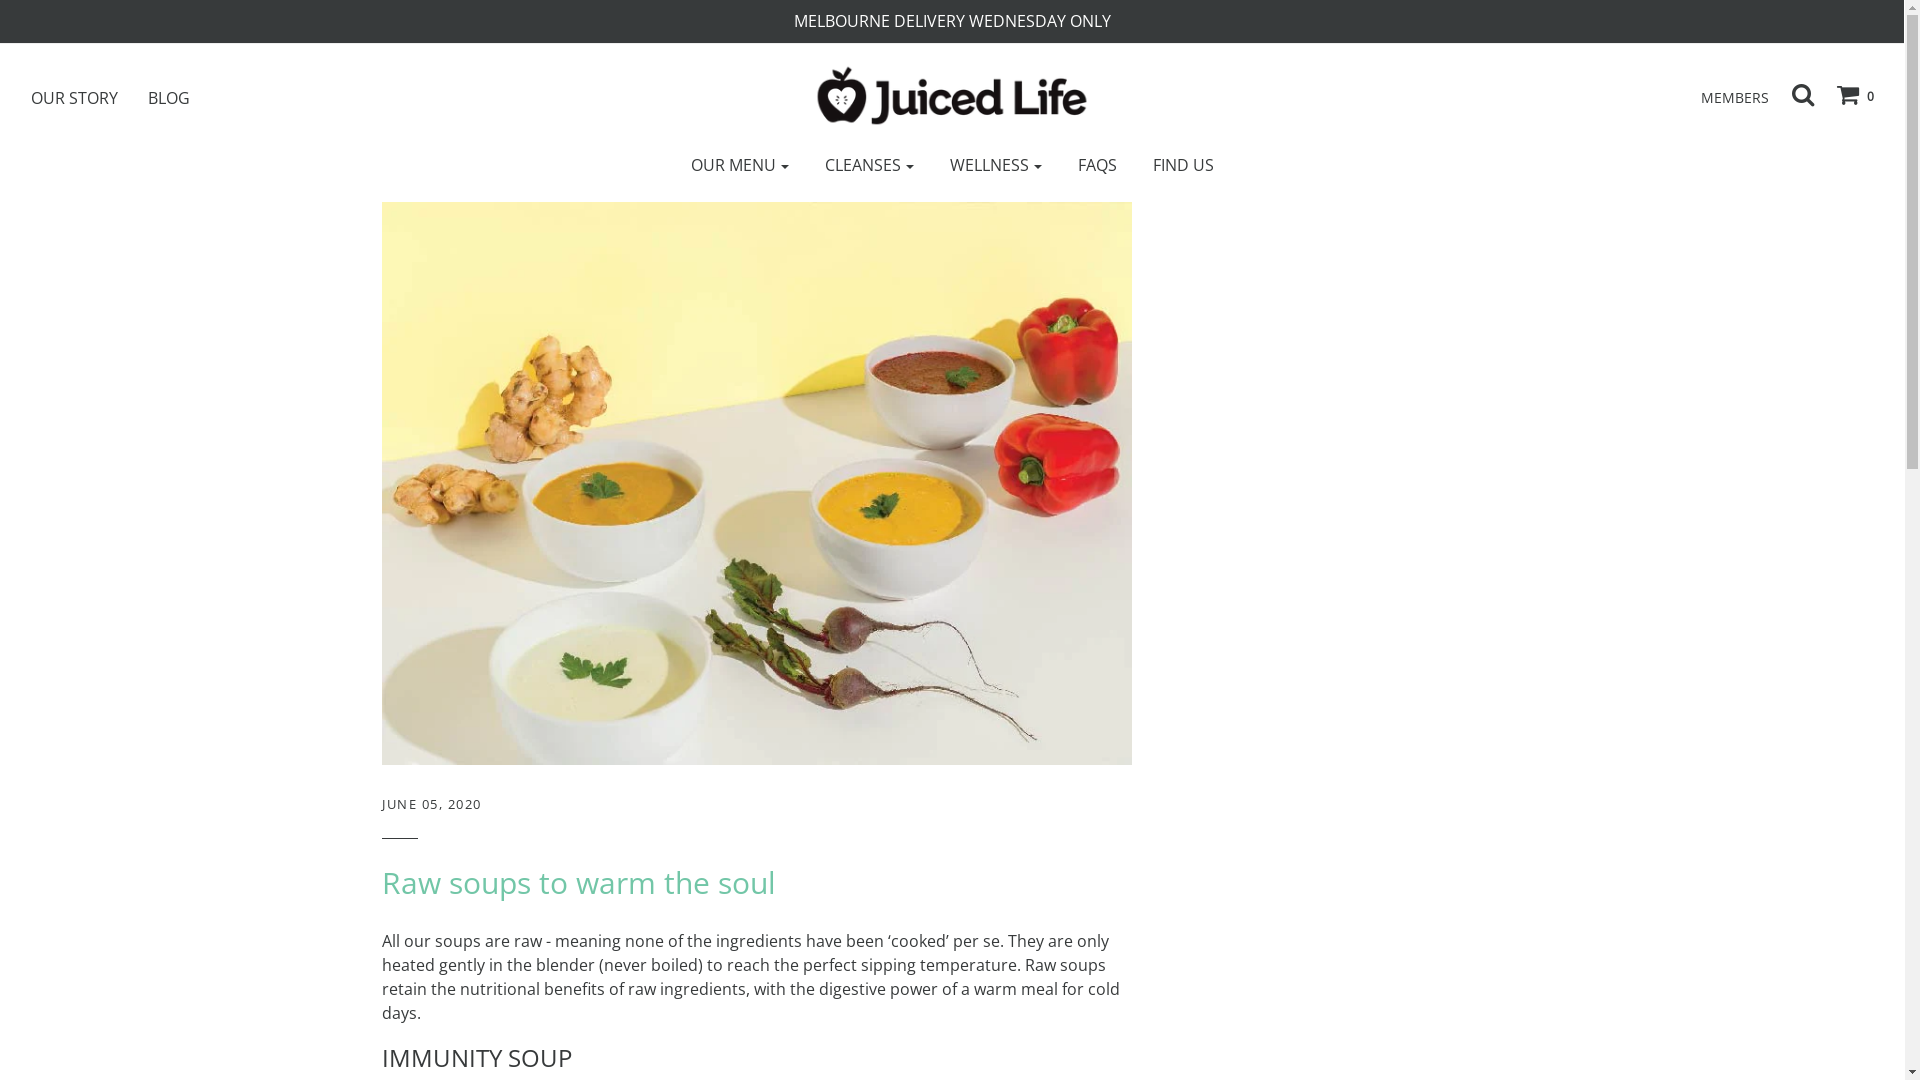 Image resolution: width=1920 pixels, height=1080 pixels. I want to click on 'BLOG', so click(183, 97).